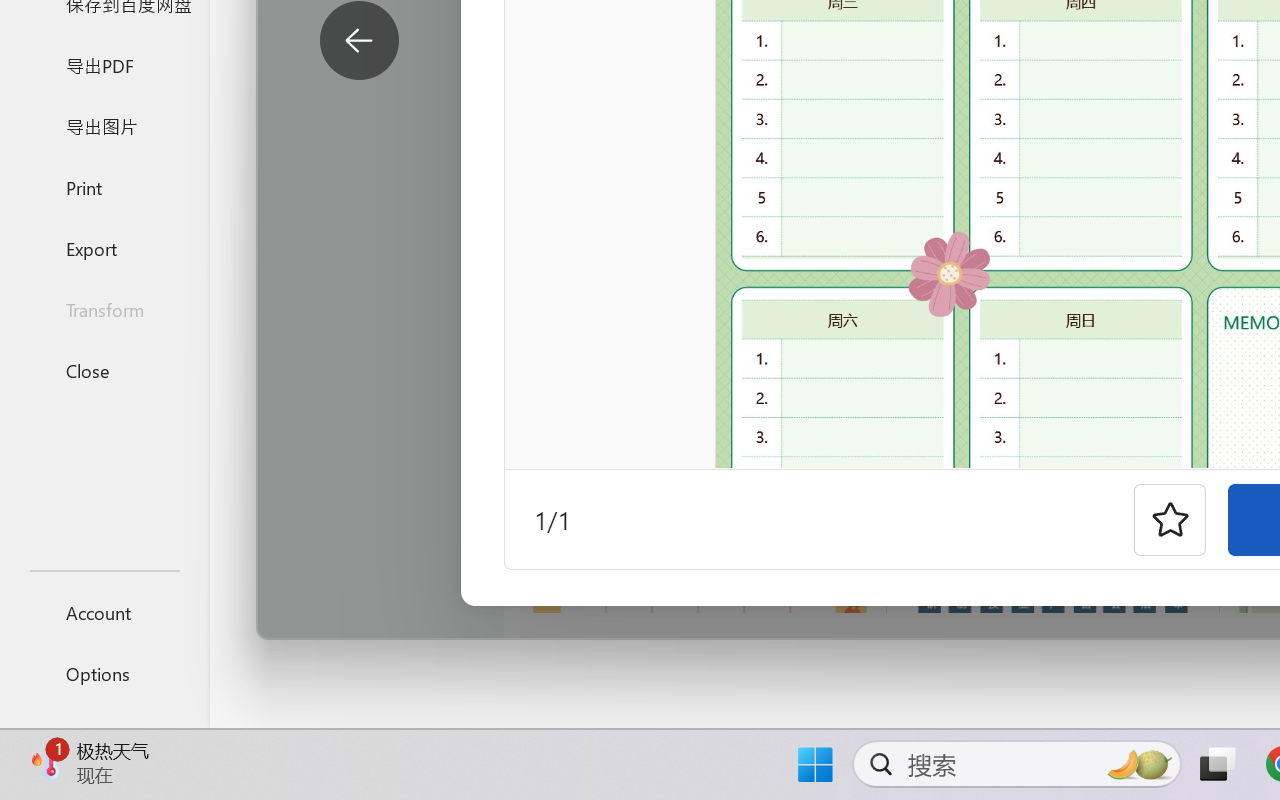 The image size is (1280, 800). Describe the element at coordinates (103, 186) in the screenshot. I see `'Print'` at that location.